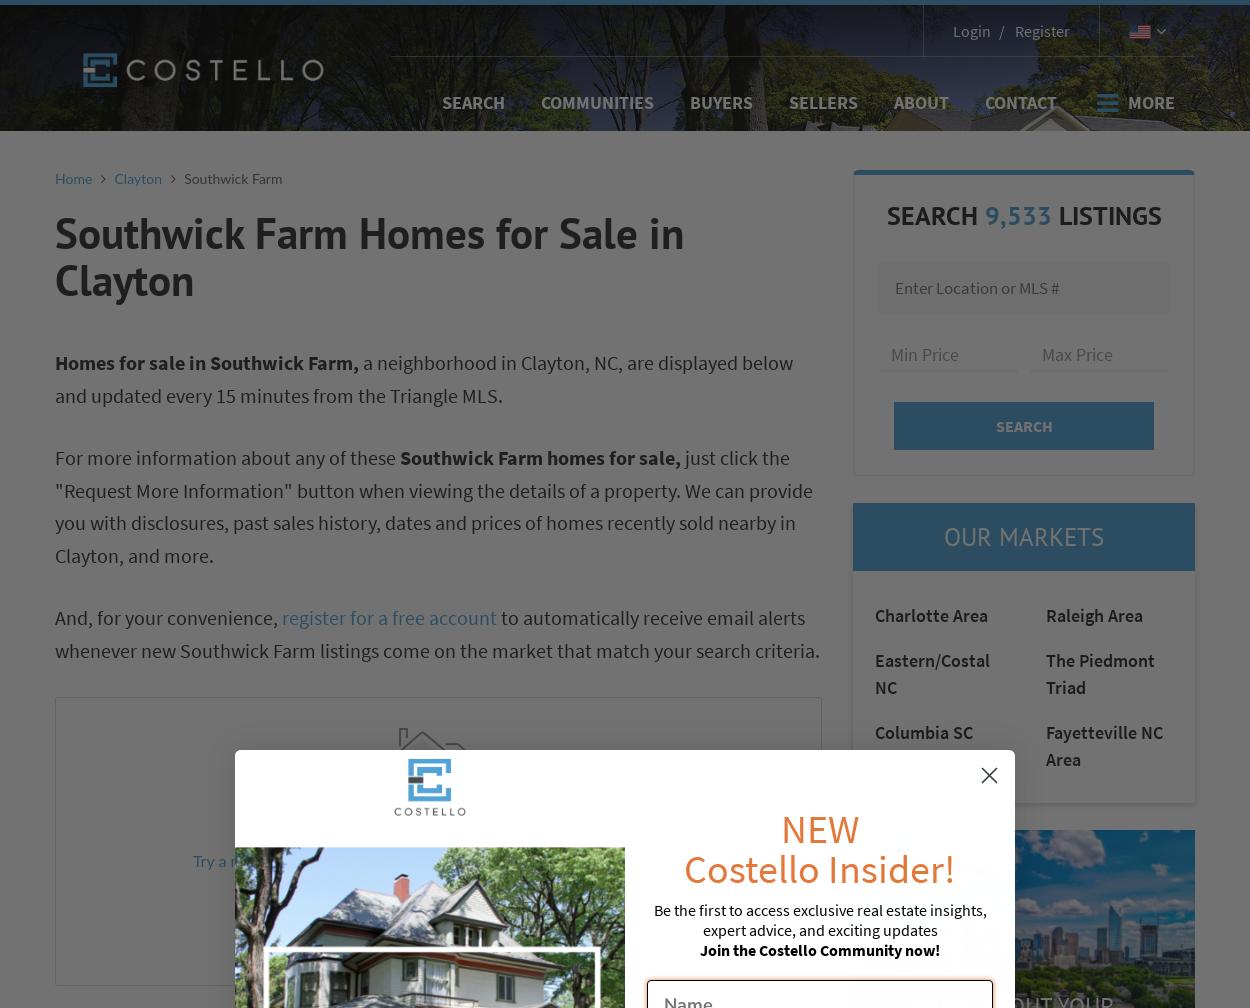  Describe the element at coordinates (437, 634) in the screenshot. I see `'to automatically receive email alerts whenever new Southwick Farm listings come on the market that match your search criteria.'` at that location.